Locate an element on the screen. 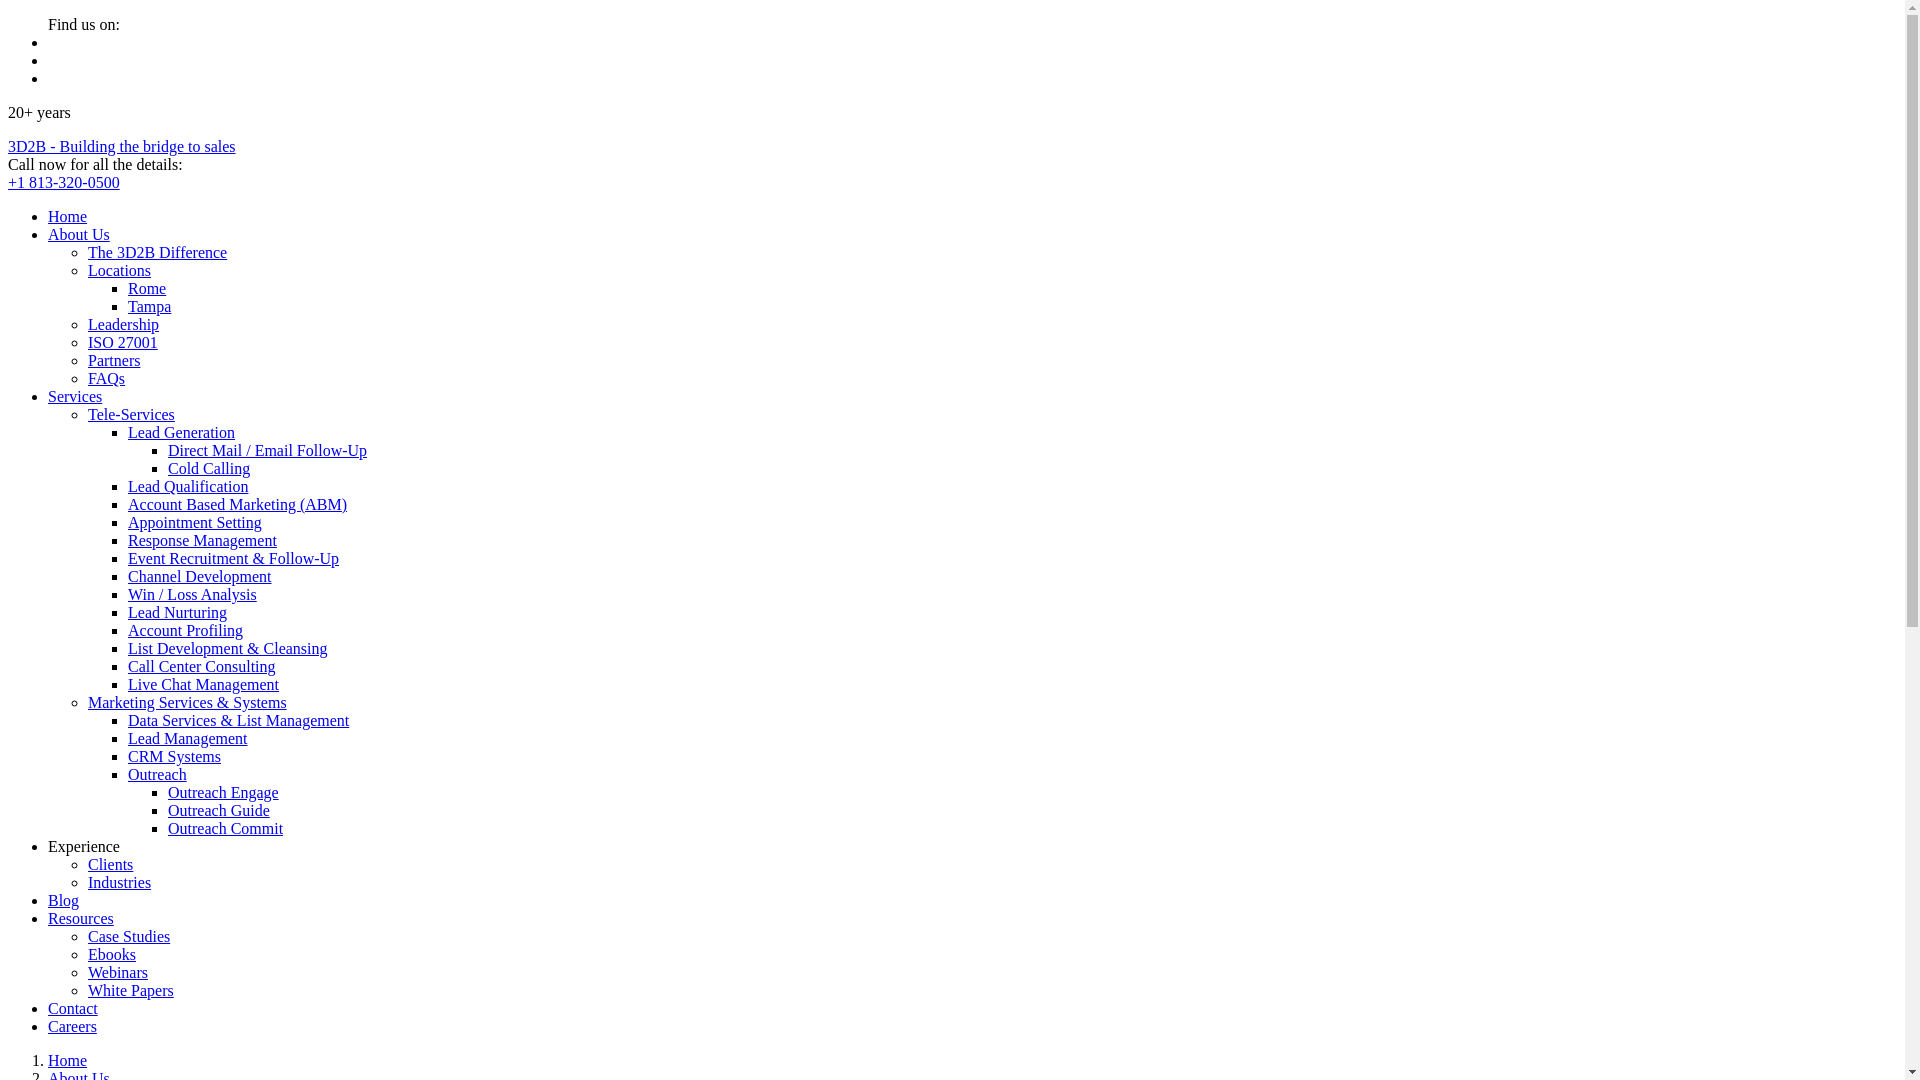 Image resolution: width=1920 pixels, height=1080 pixels. 'Resources' is located at coordinates (80, 918).